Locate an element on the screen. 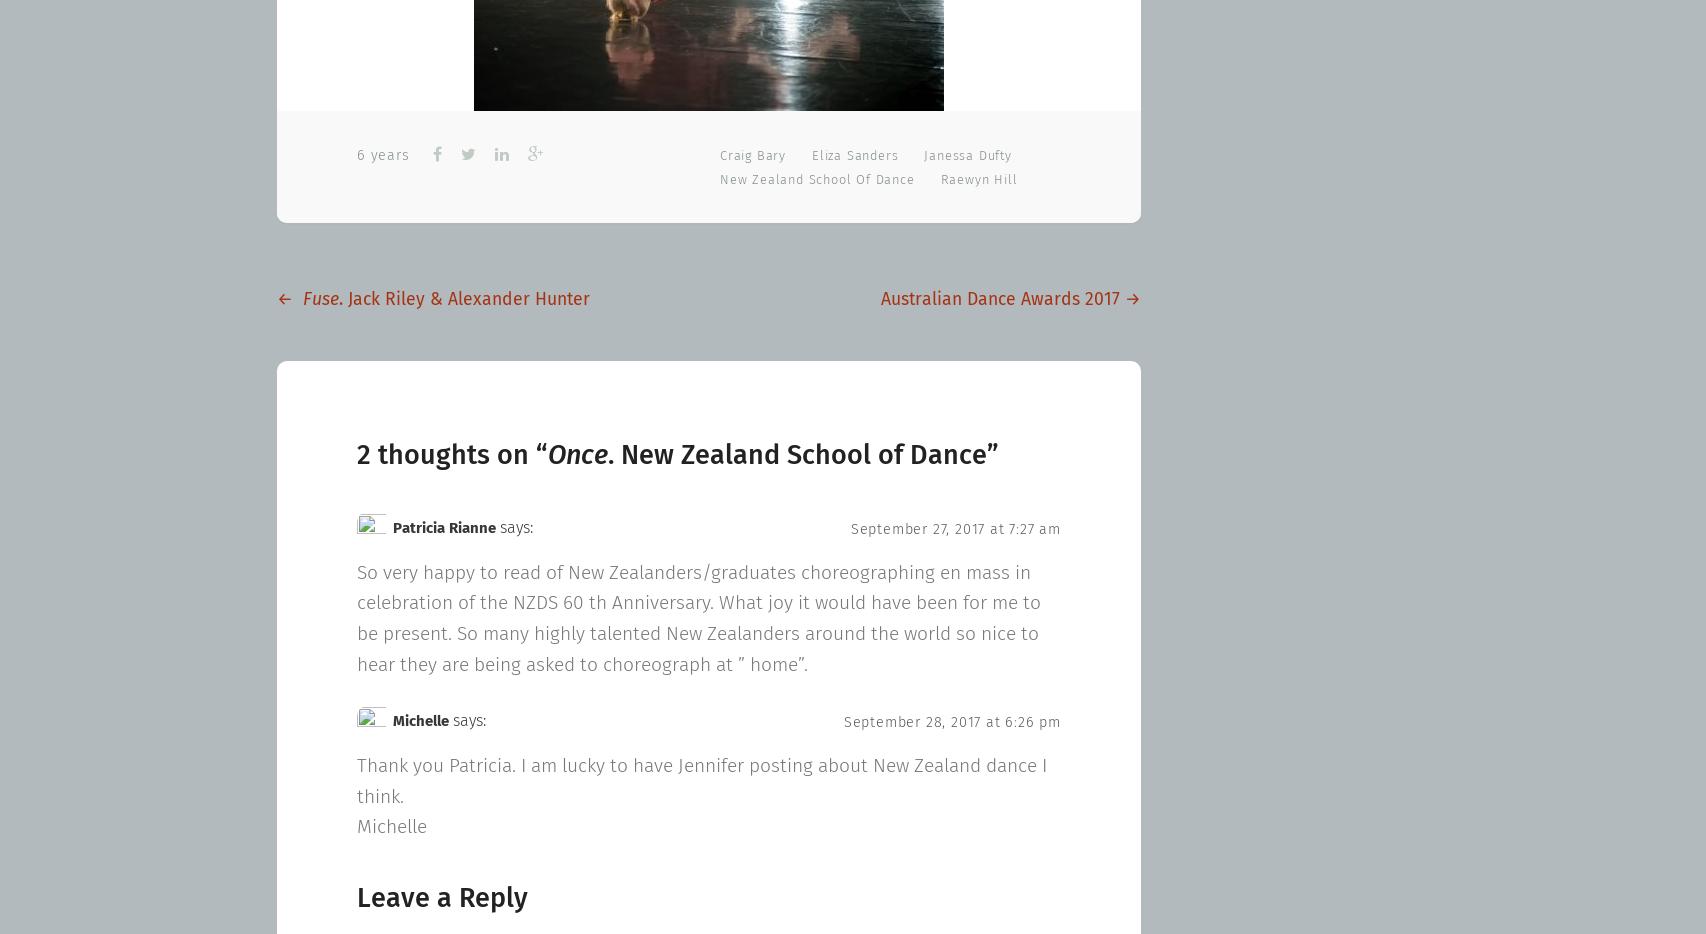  'Raewyn Hill' is located at coordinates (978, 179).